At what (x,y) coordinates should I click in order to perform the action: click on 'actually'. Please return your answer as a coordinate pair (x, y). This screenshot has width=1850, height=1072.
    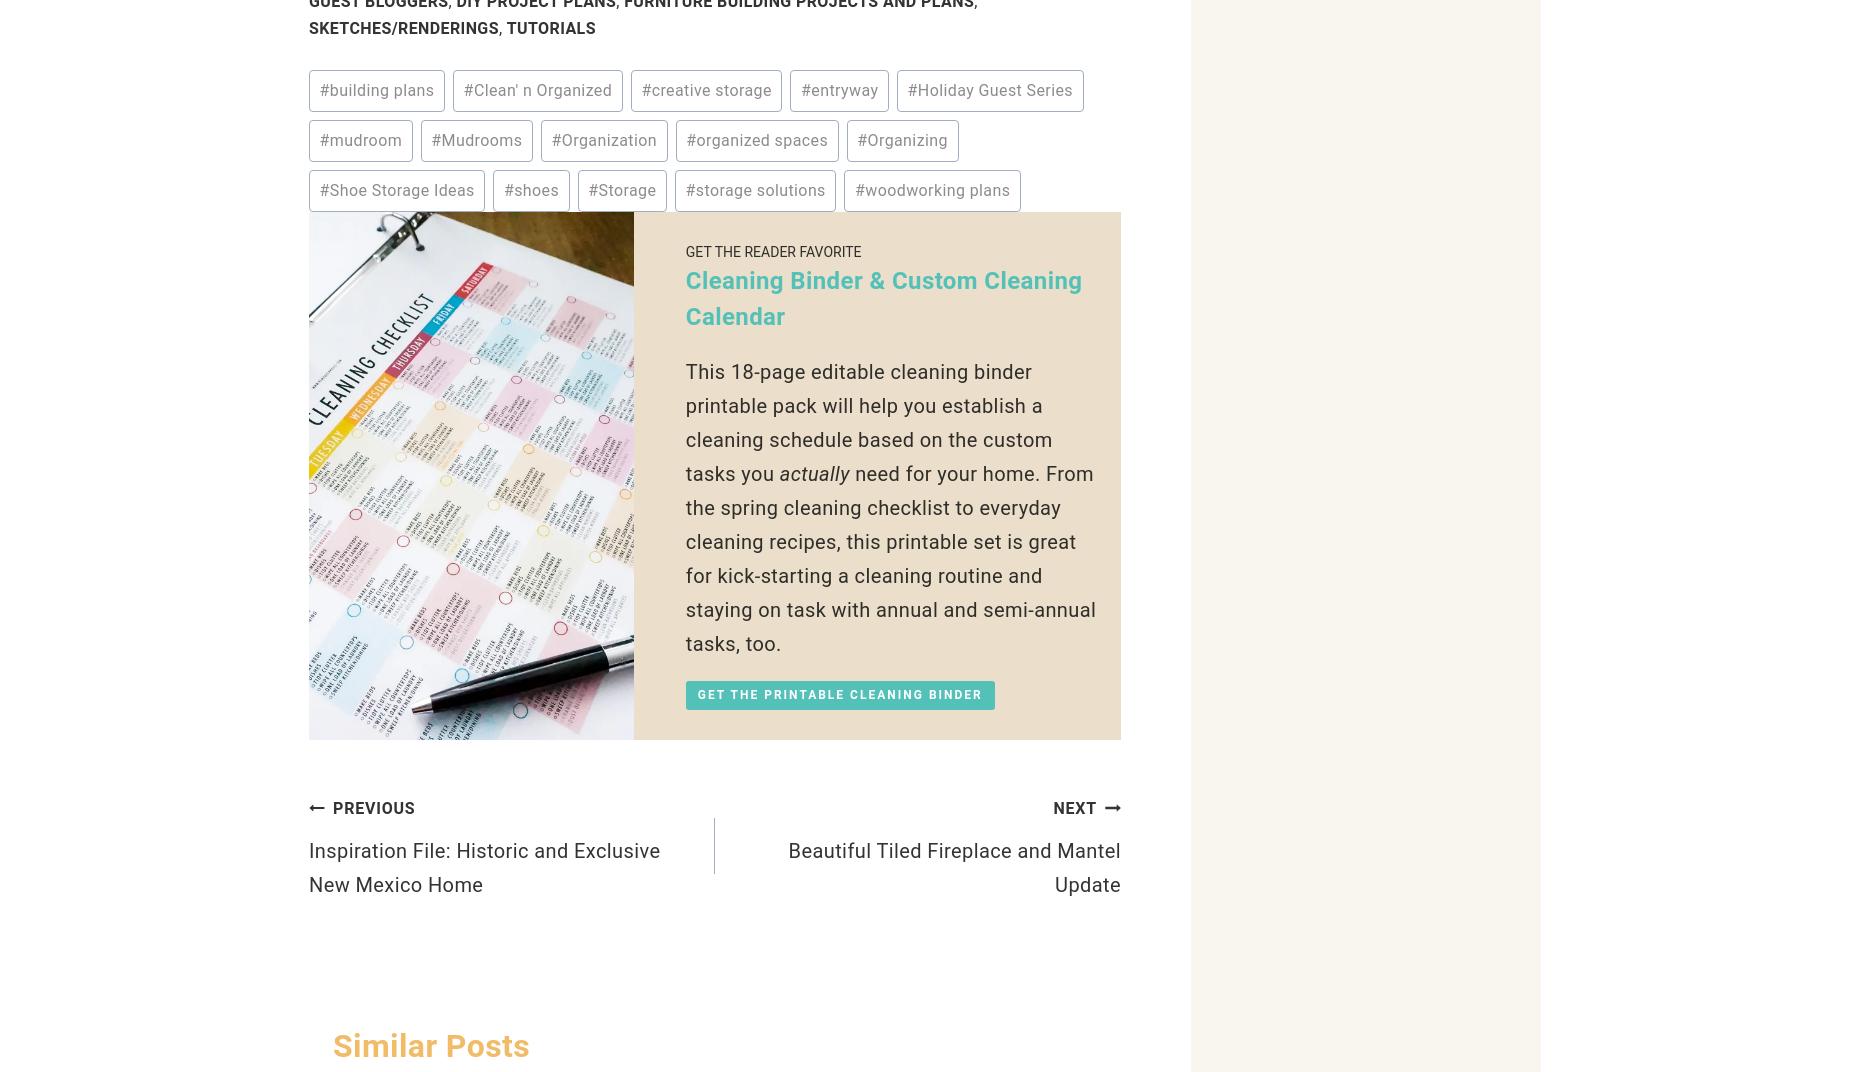
    Looking at the image, I should click on (814, 472).